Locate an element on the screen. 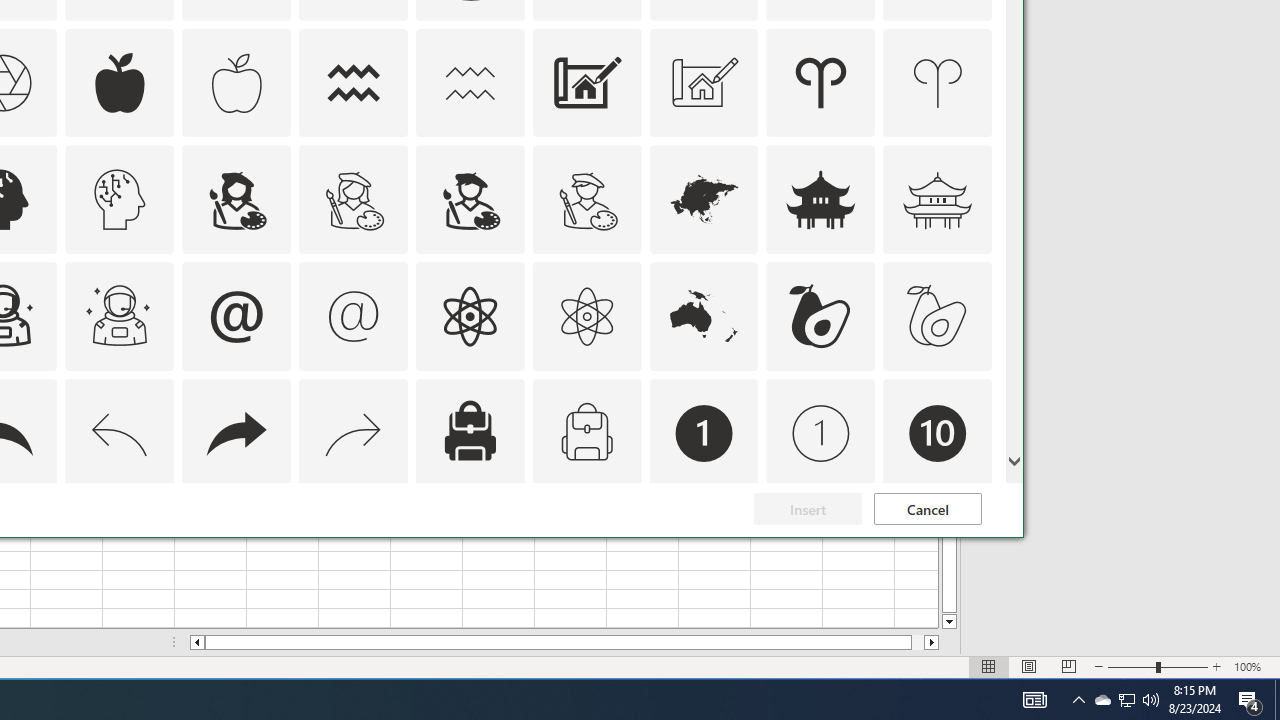 This screenshot has height=720, width=1280. 'AutomationID: Icons_Badge10' is located at coordinates (937, 433).